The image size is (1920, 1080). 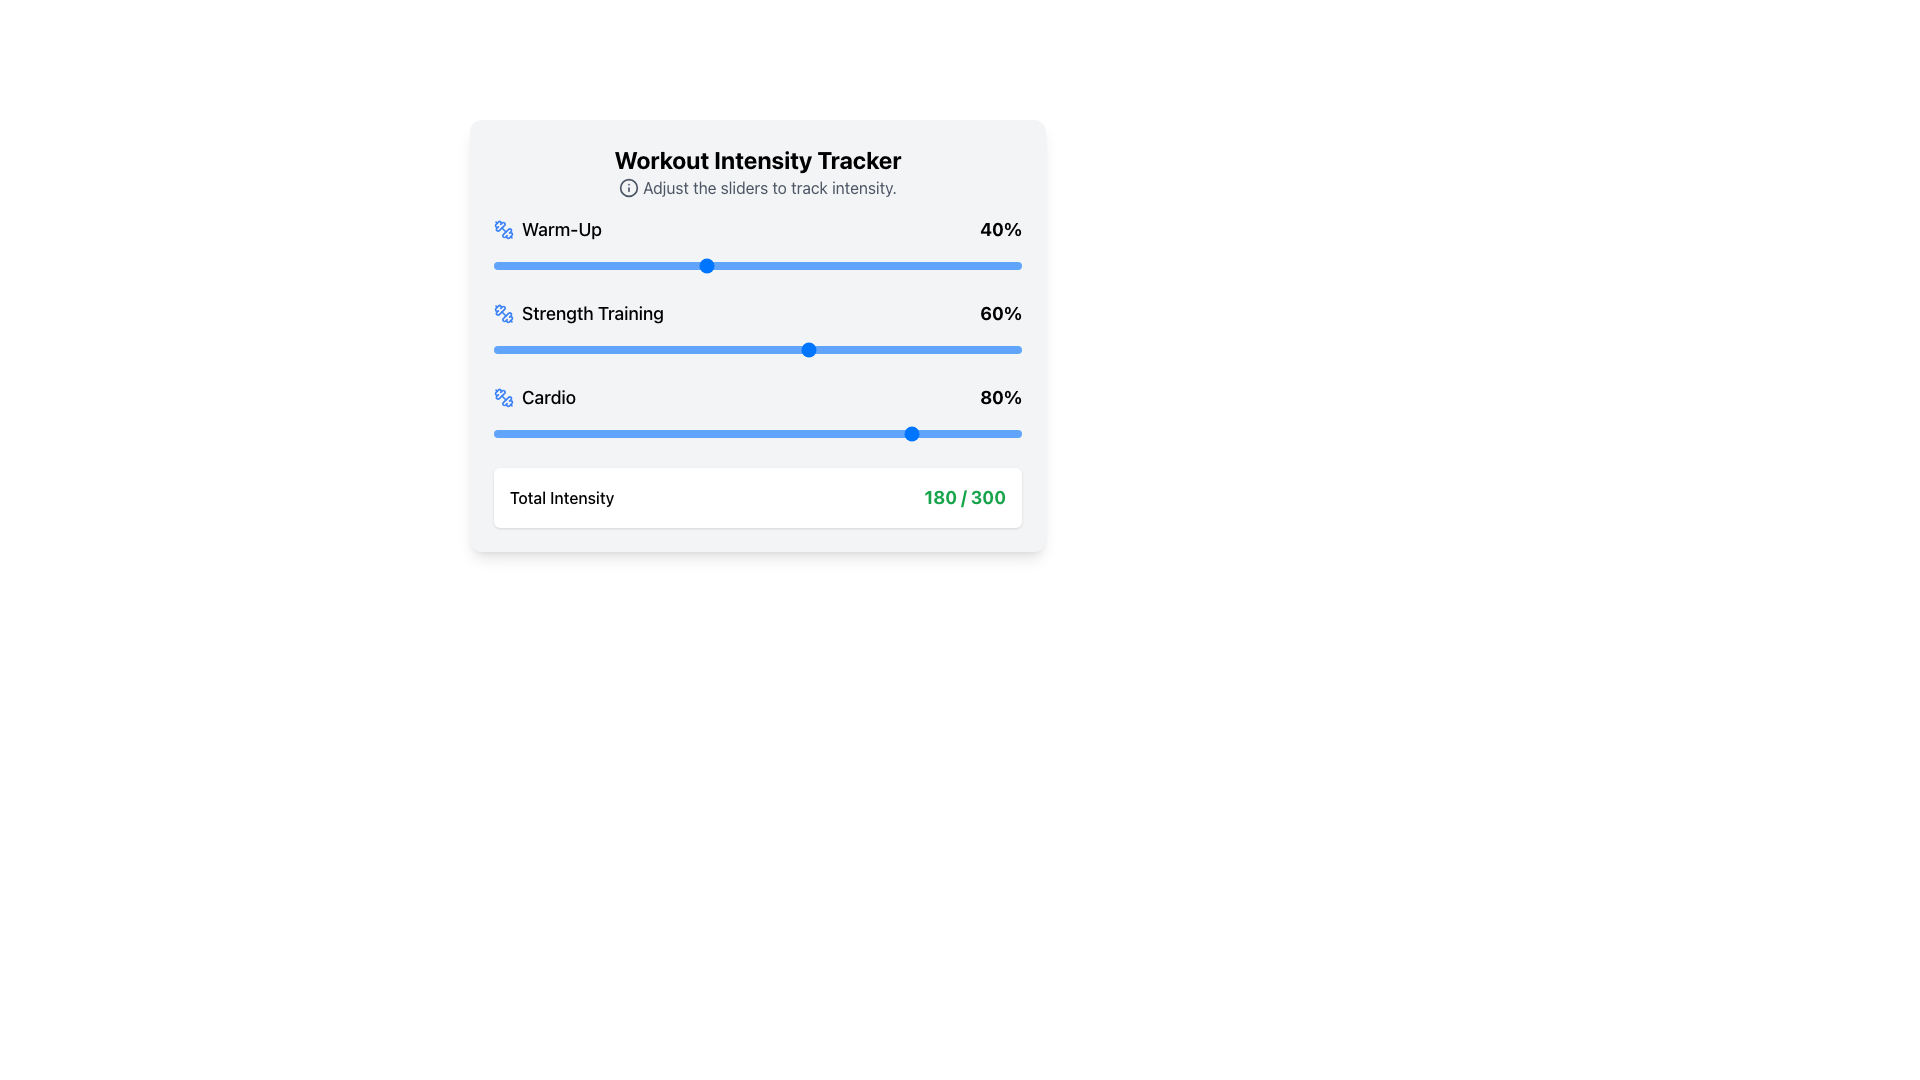 I want to click on the strength training intensity, so click(x=619, y=349).